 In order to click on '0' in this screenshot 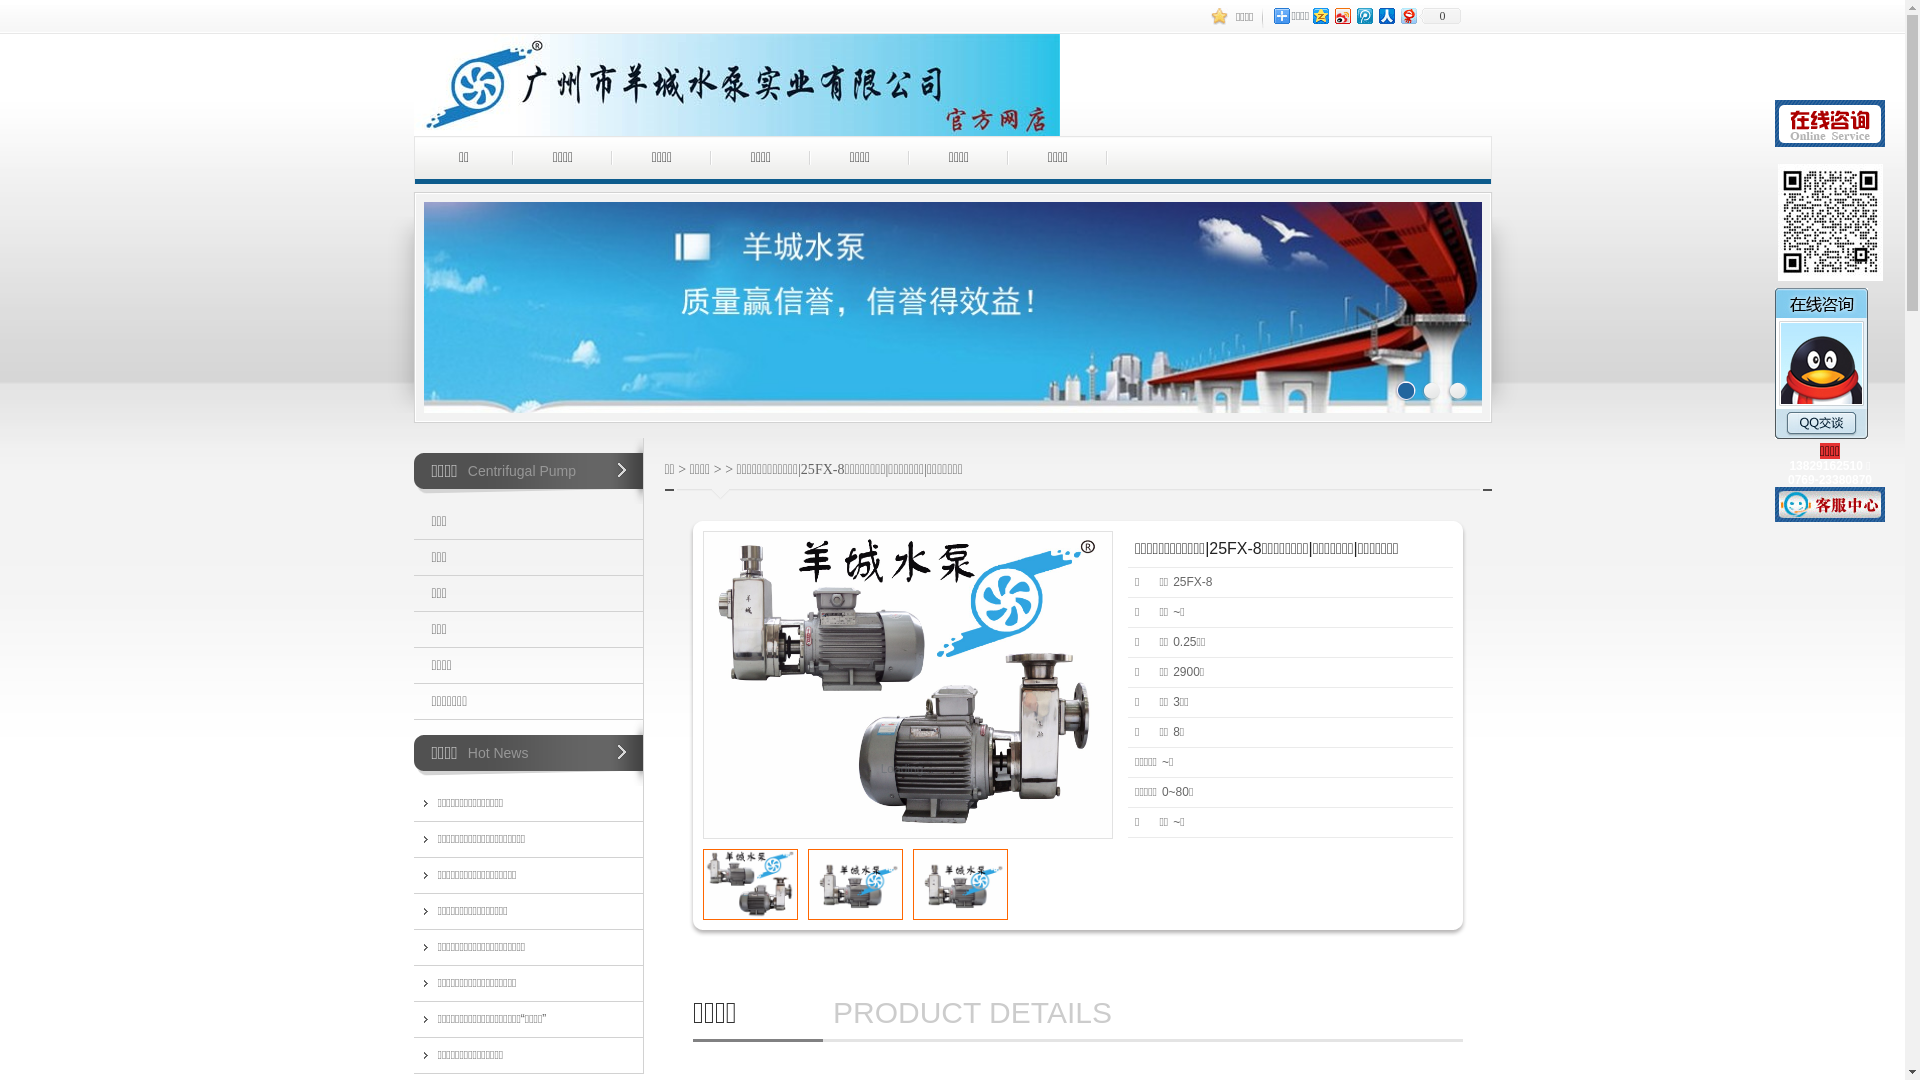, I will do `click(1440, 15)`.